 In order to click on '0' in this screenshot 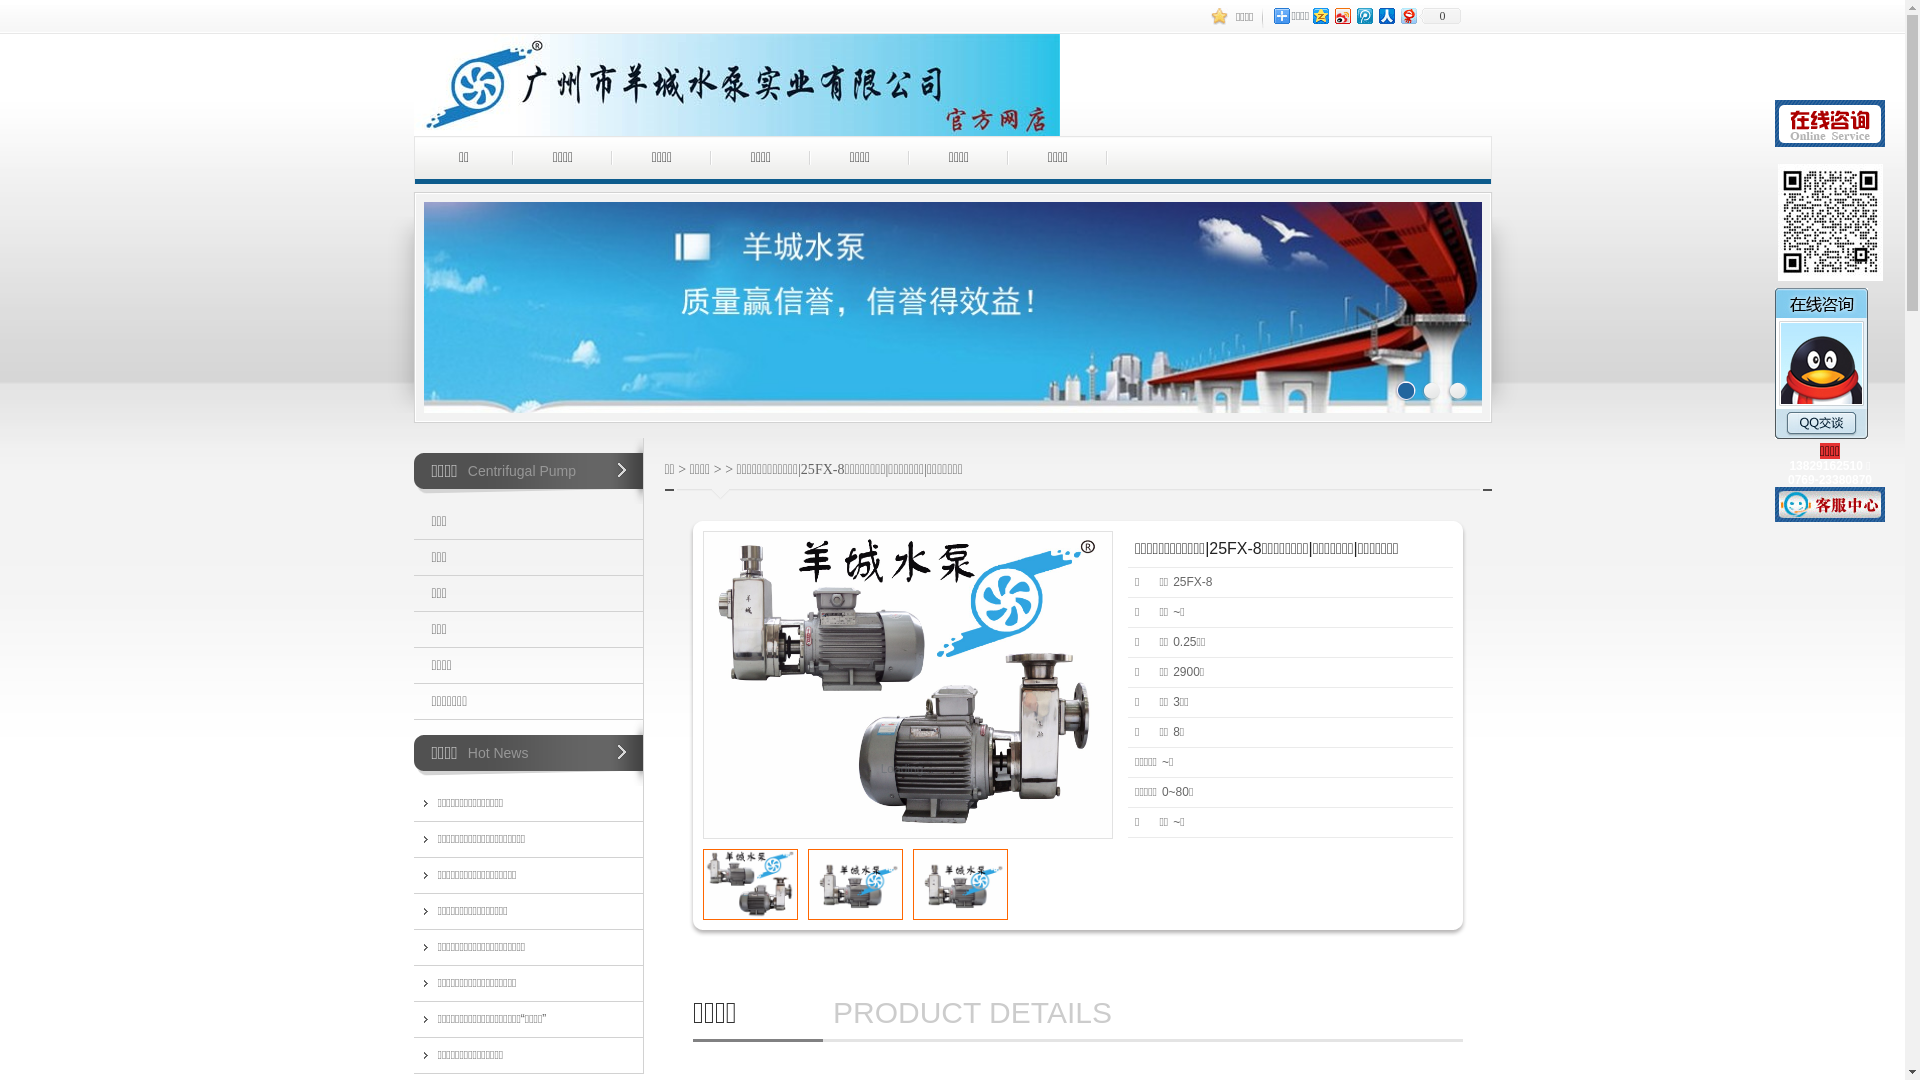, I will do `click(1440, 15)`.